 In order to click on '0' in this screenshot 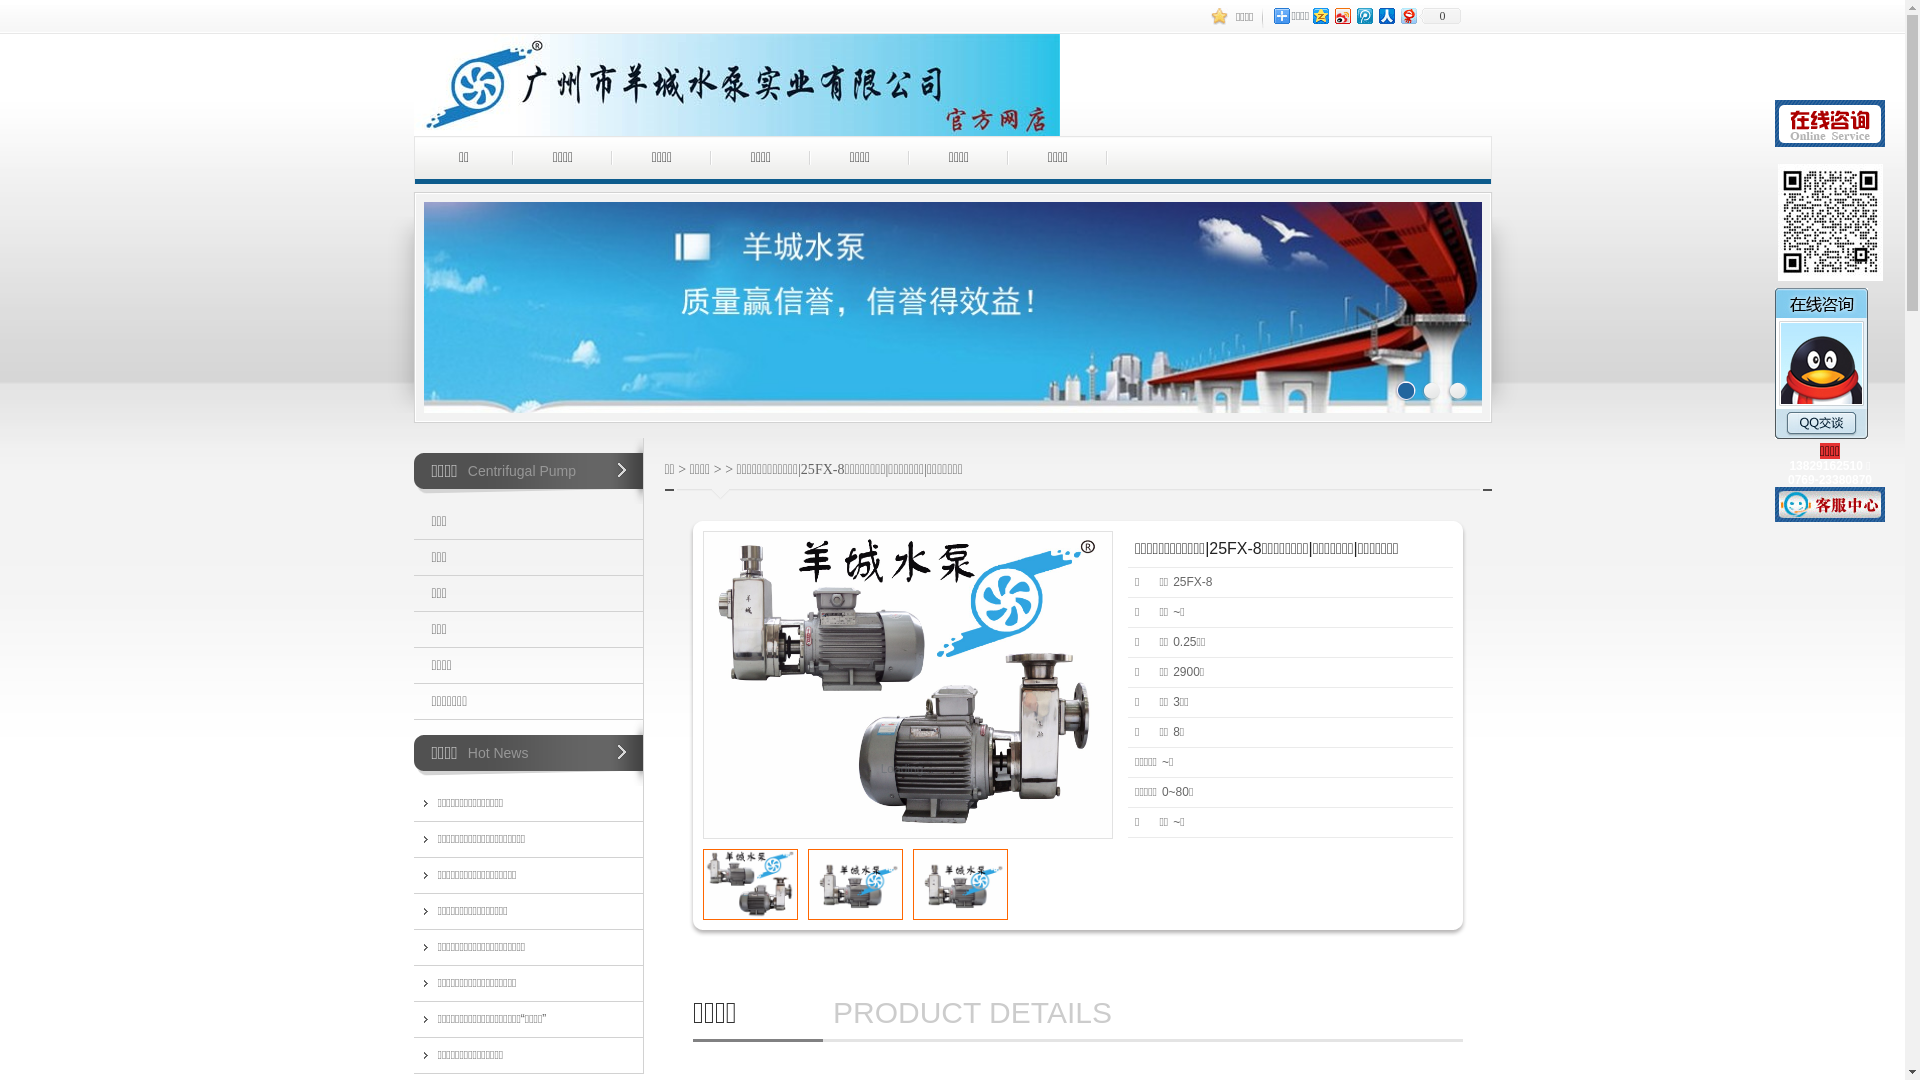, I will do `click(1440, 15)`.